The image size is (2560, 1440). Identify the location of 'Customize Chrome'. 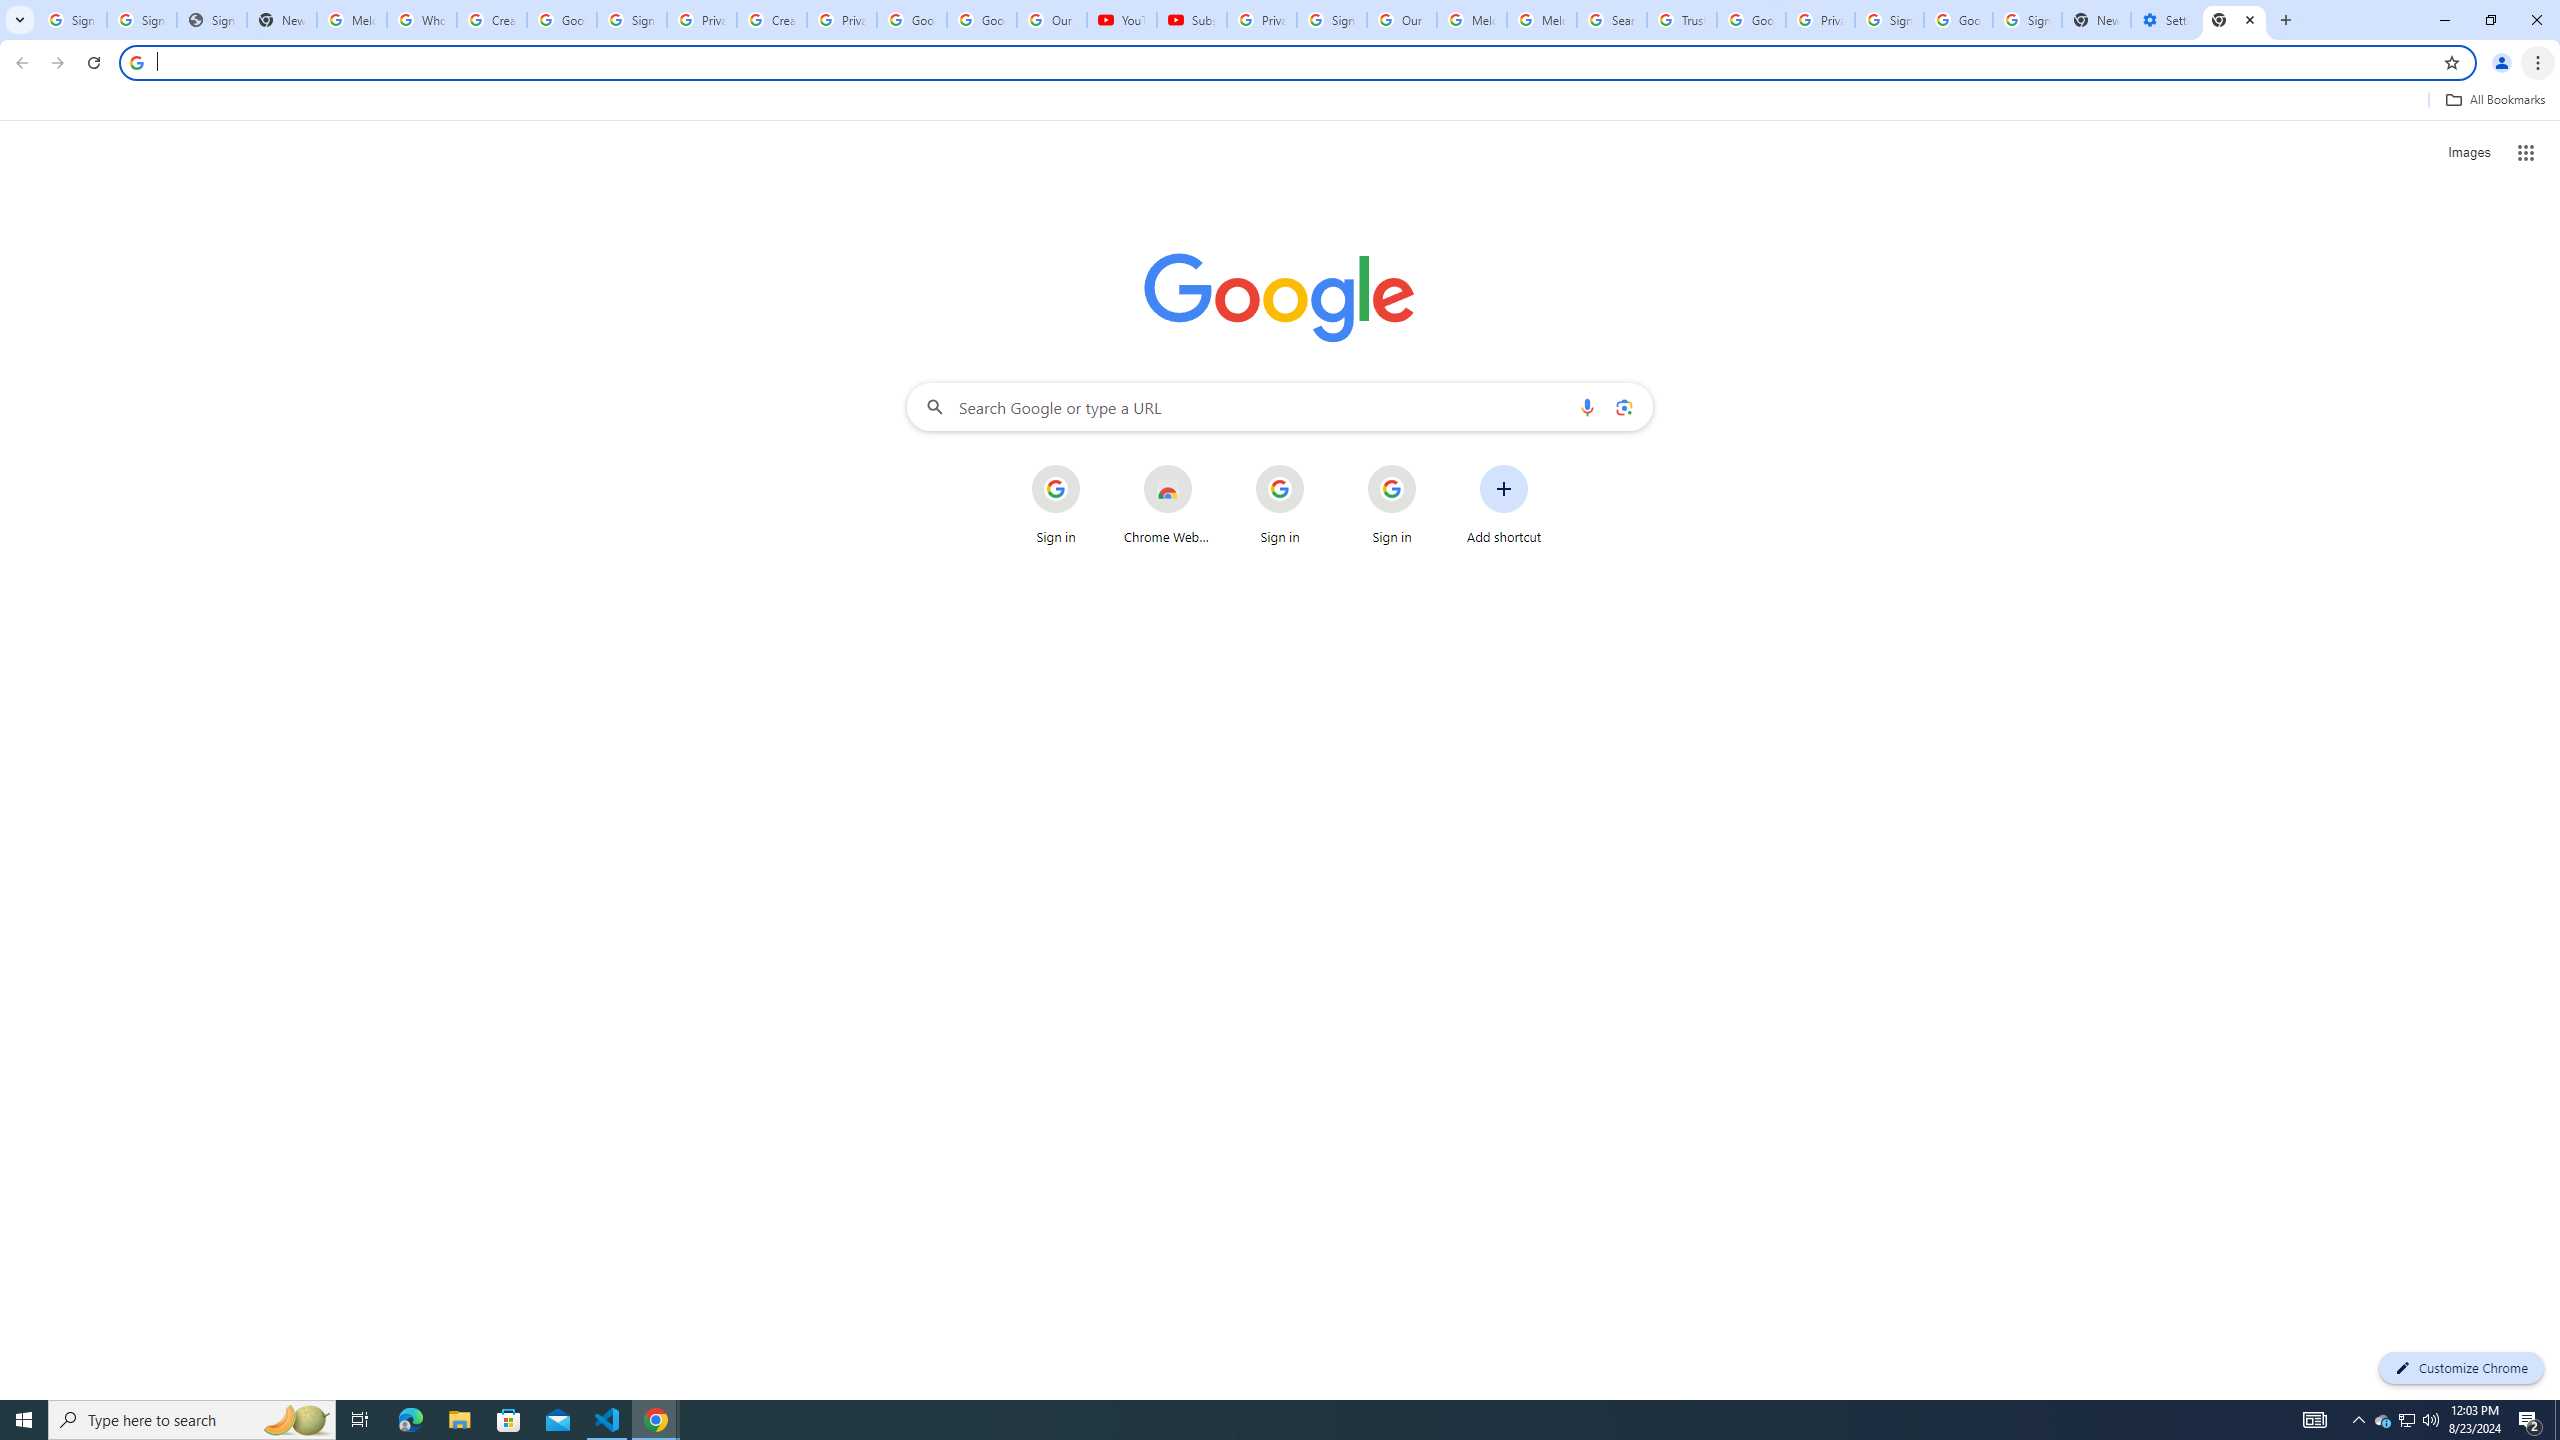
(2461, 1367).